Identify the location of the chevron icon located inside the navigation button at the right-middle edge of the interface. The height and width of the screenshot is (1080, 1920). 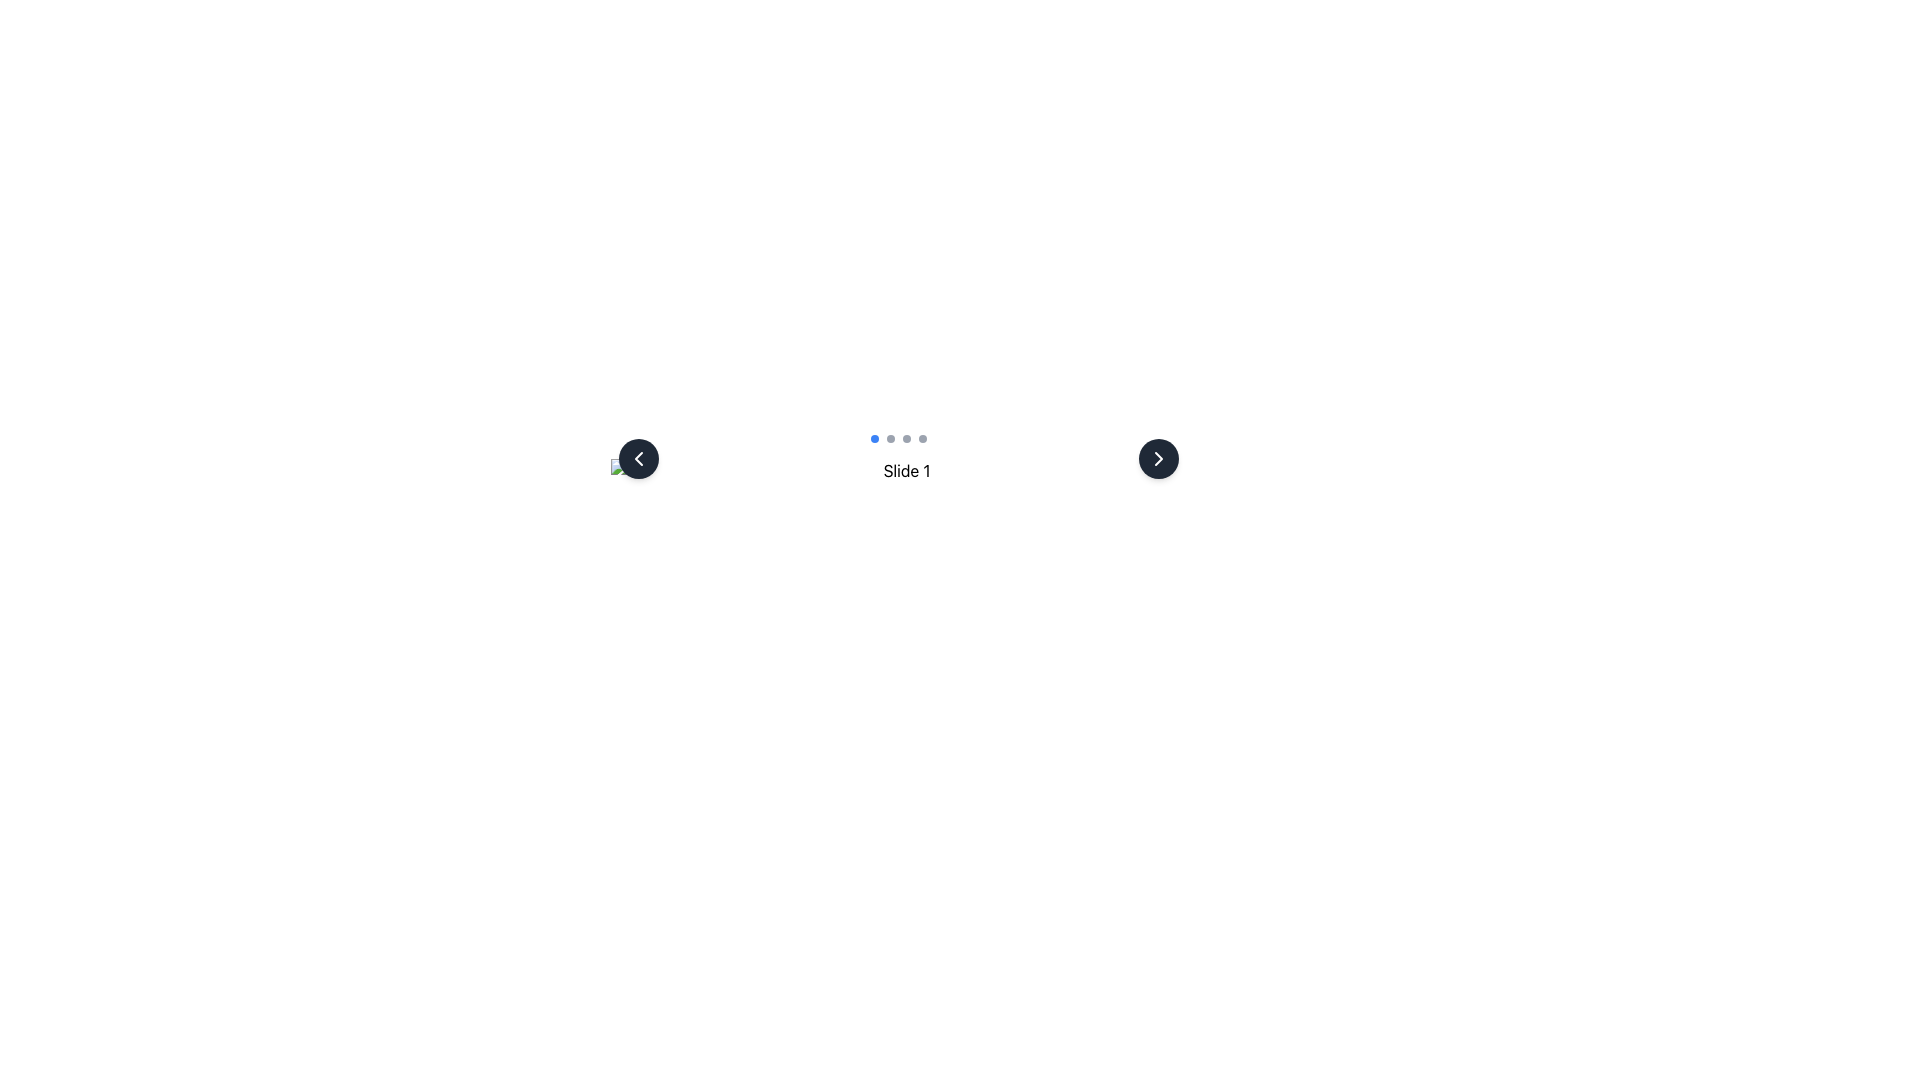
(1158, 459).